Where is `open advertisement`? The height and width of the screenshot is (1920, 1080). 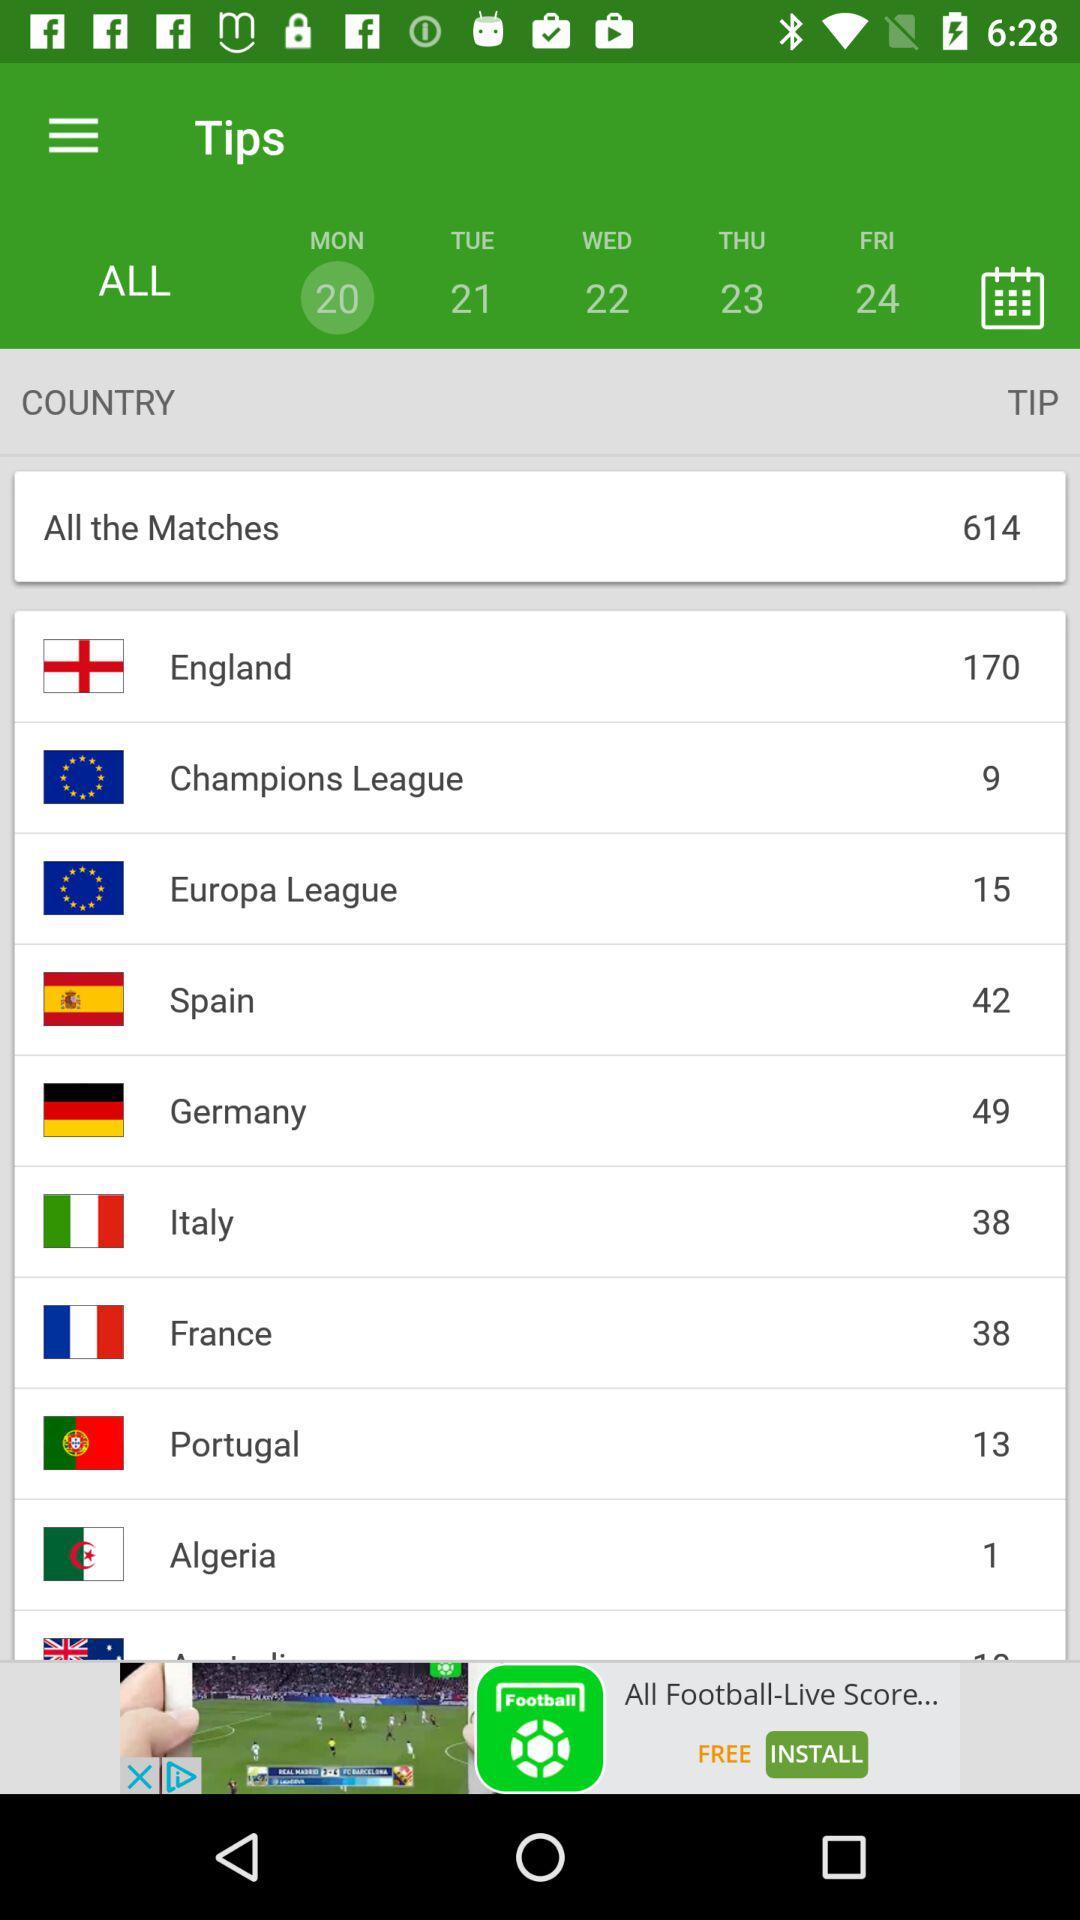
open advertisement is located at coordinates (540, 1727).